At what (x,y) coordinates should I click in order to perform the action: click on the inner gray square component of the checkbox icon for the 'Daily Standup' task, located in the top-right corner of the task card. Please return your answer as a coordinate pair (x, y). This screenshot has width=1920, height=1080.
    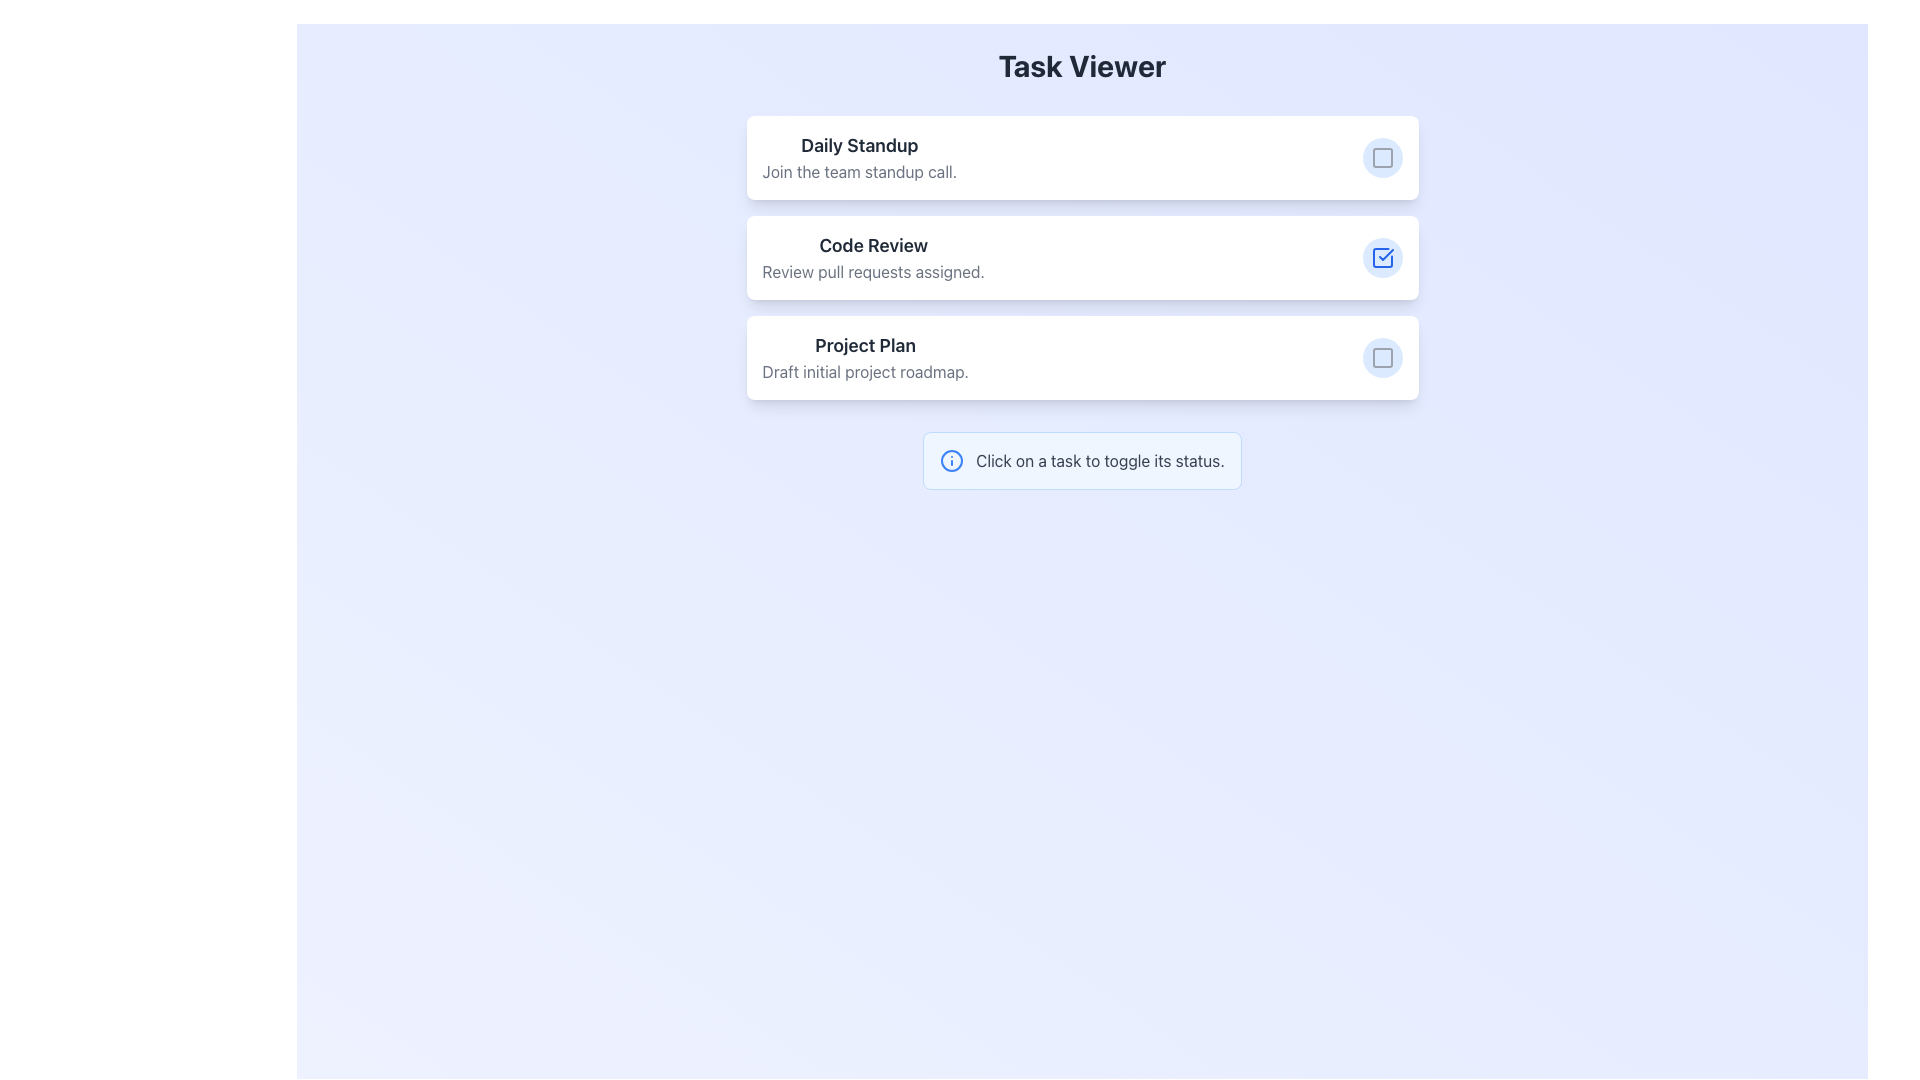
    Looking at the image, I should click on (1381, 157).